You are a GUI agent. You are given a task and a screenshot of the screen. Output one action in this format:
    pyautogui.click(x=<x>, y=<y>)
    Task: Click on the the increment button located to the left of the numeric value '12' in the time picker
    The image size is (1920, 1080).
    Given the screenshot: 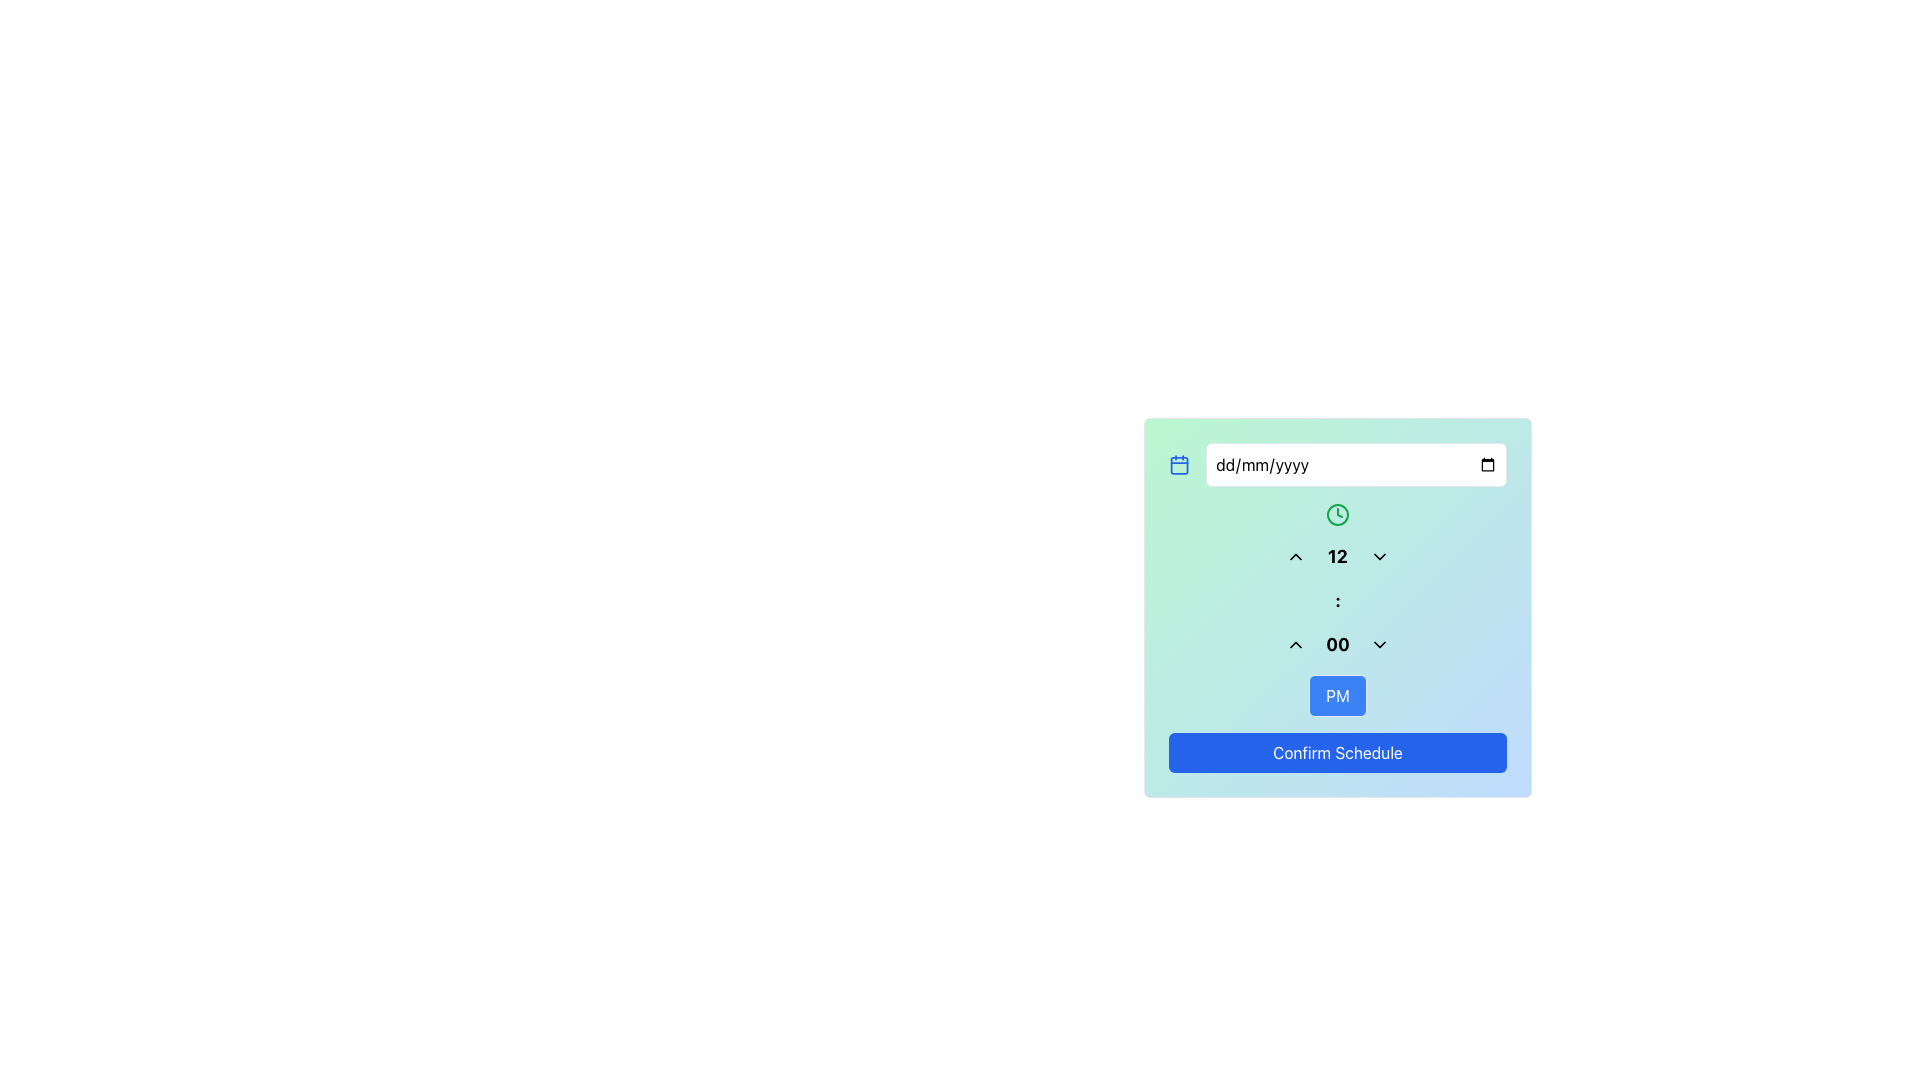 What is the action you would take?
    pyautogui.click(x=1296, y=556)
    